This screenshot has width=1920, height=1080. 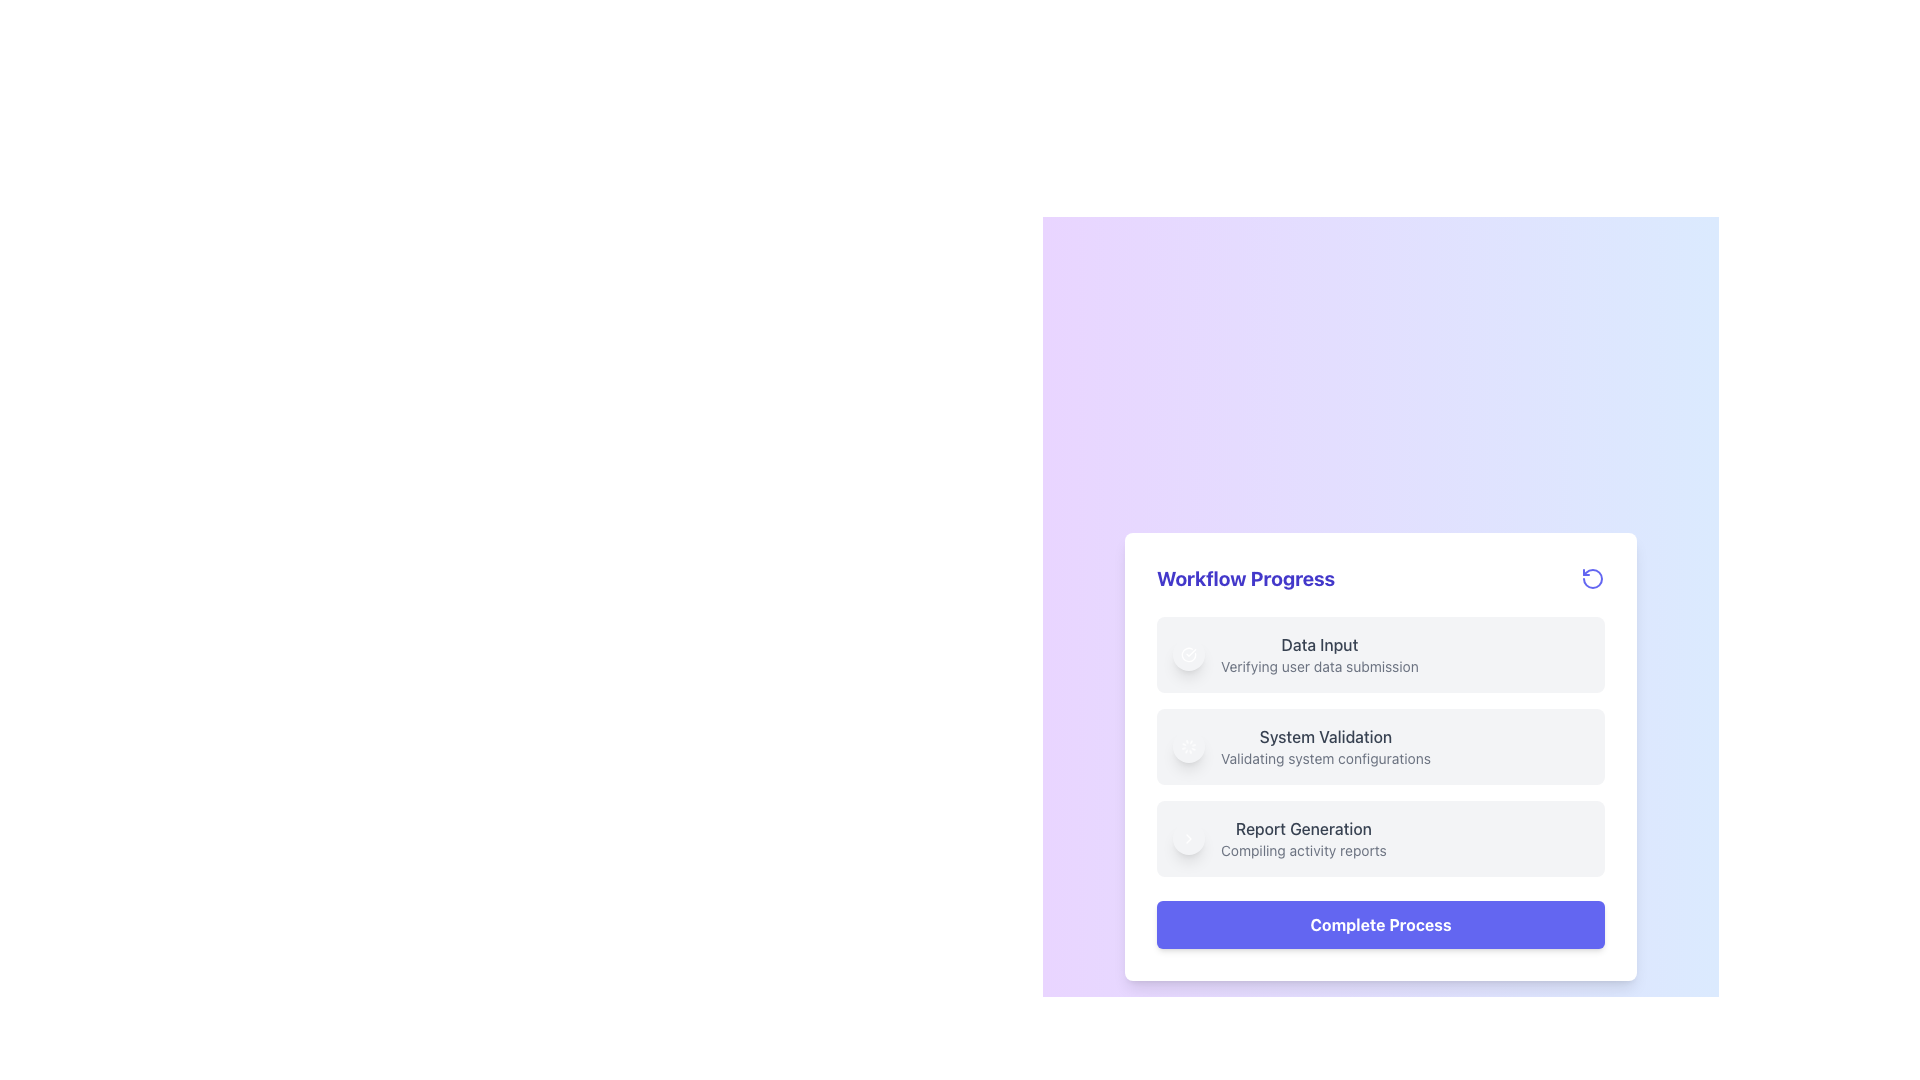 What do you see at coordinates (1189, 655) in the screenshot?
I see `the status of the circular checkmark icon with a green background and white checkmark symbol, located in the 'Data Input' section of the 'Workflow Progress' list` at bounding box center [1189, 655].